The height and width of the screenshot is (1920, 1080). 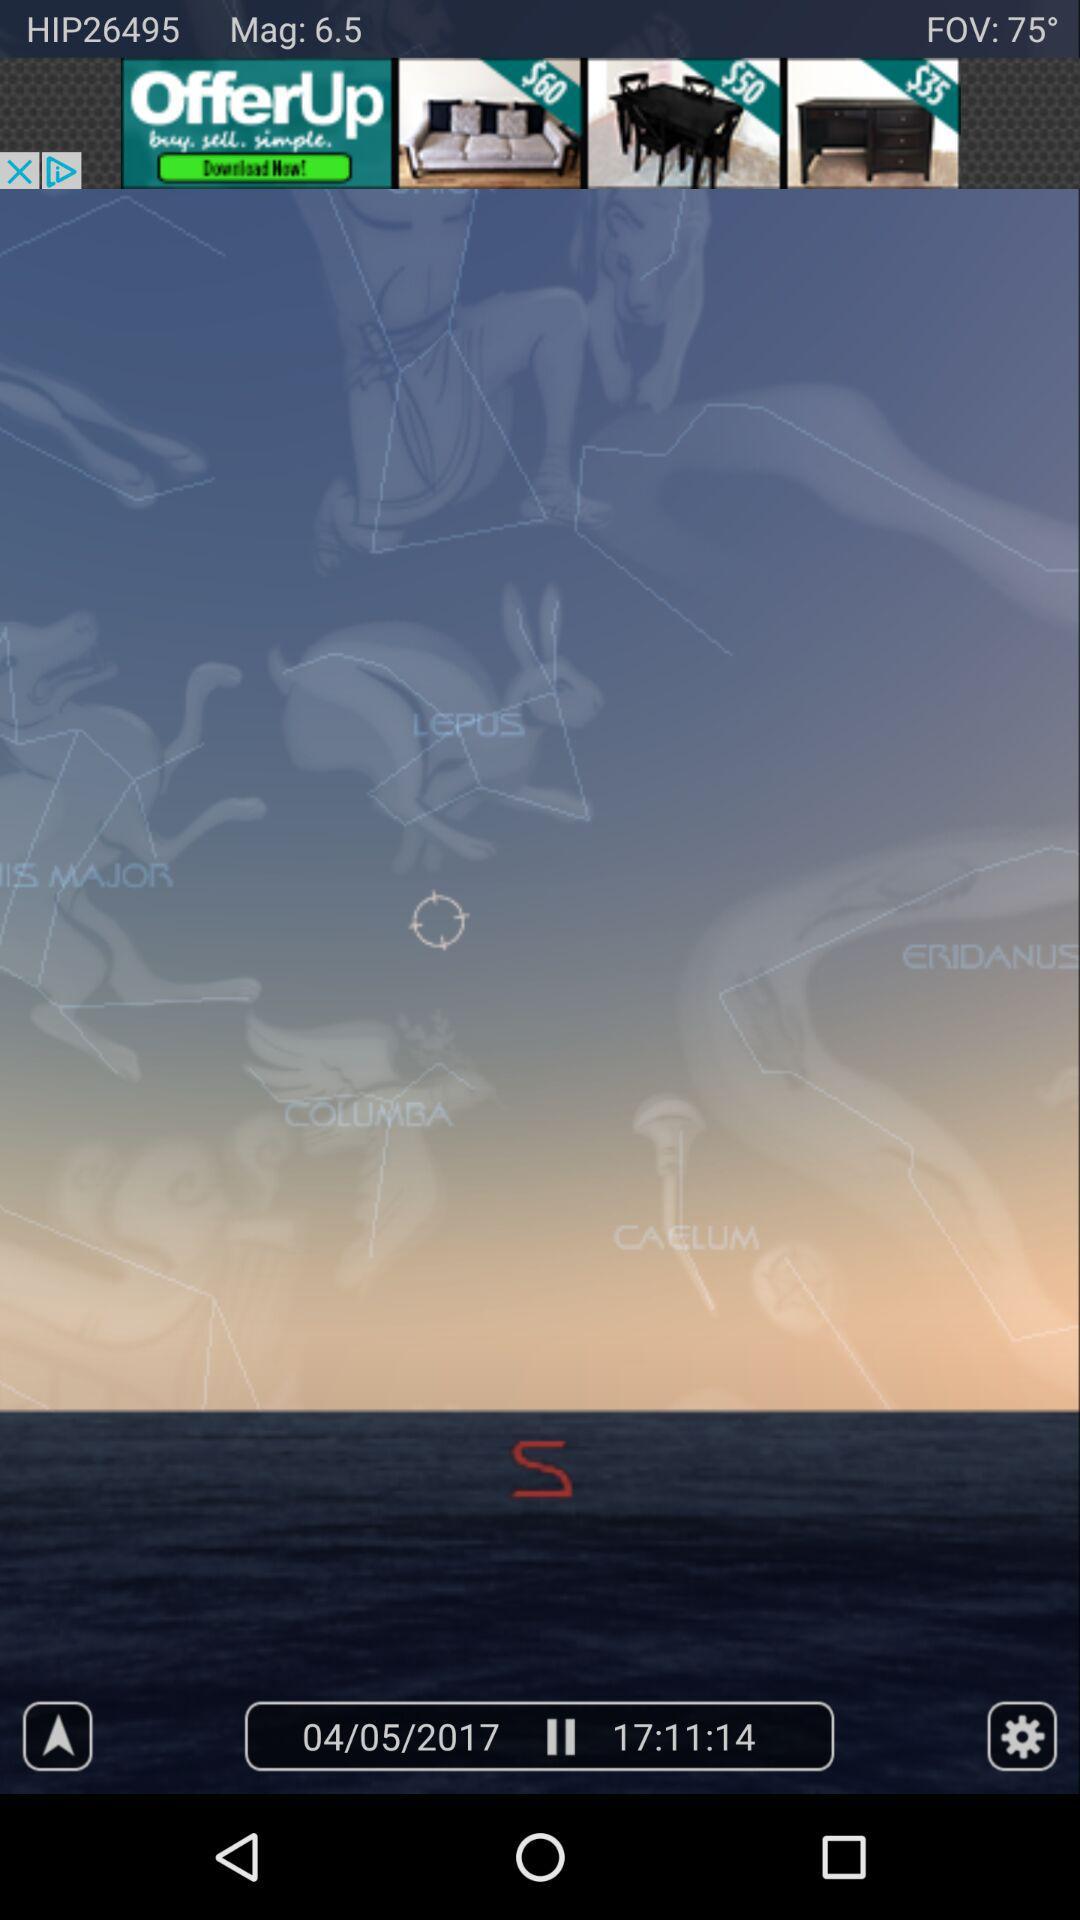 What do you see at coordinates (559, 1735) in the screenshot?
I see `pause` at bounding box center [559, 1735].